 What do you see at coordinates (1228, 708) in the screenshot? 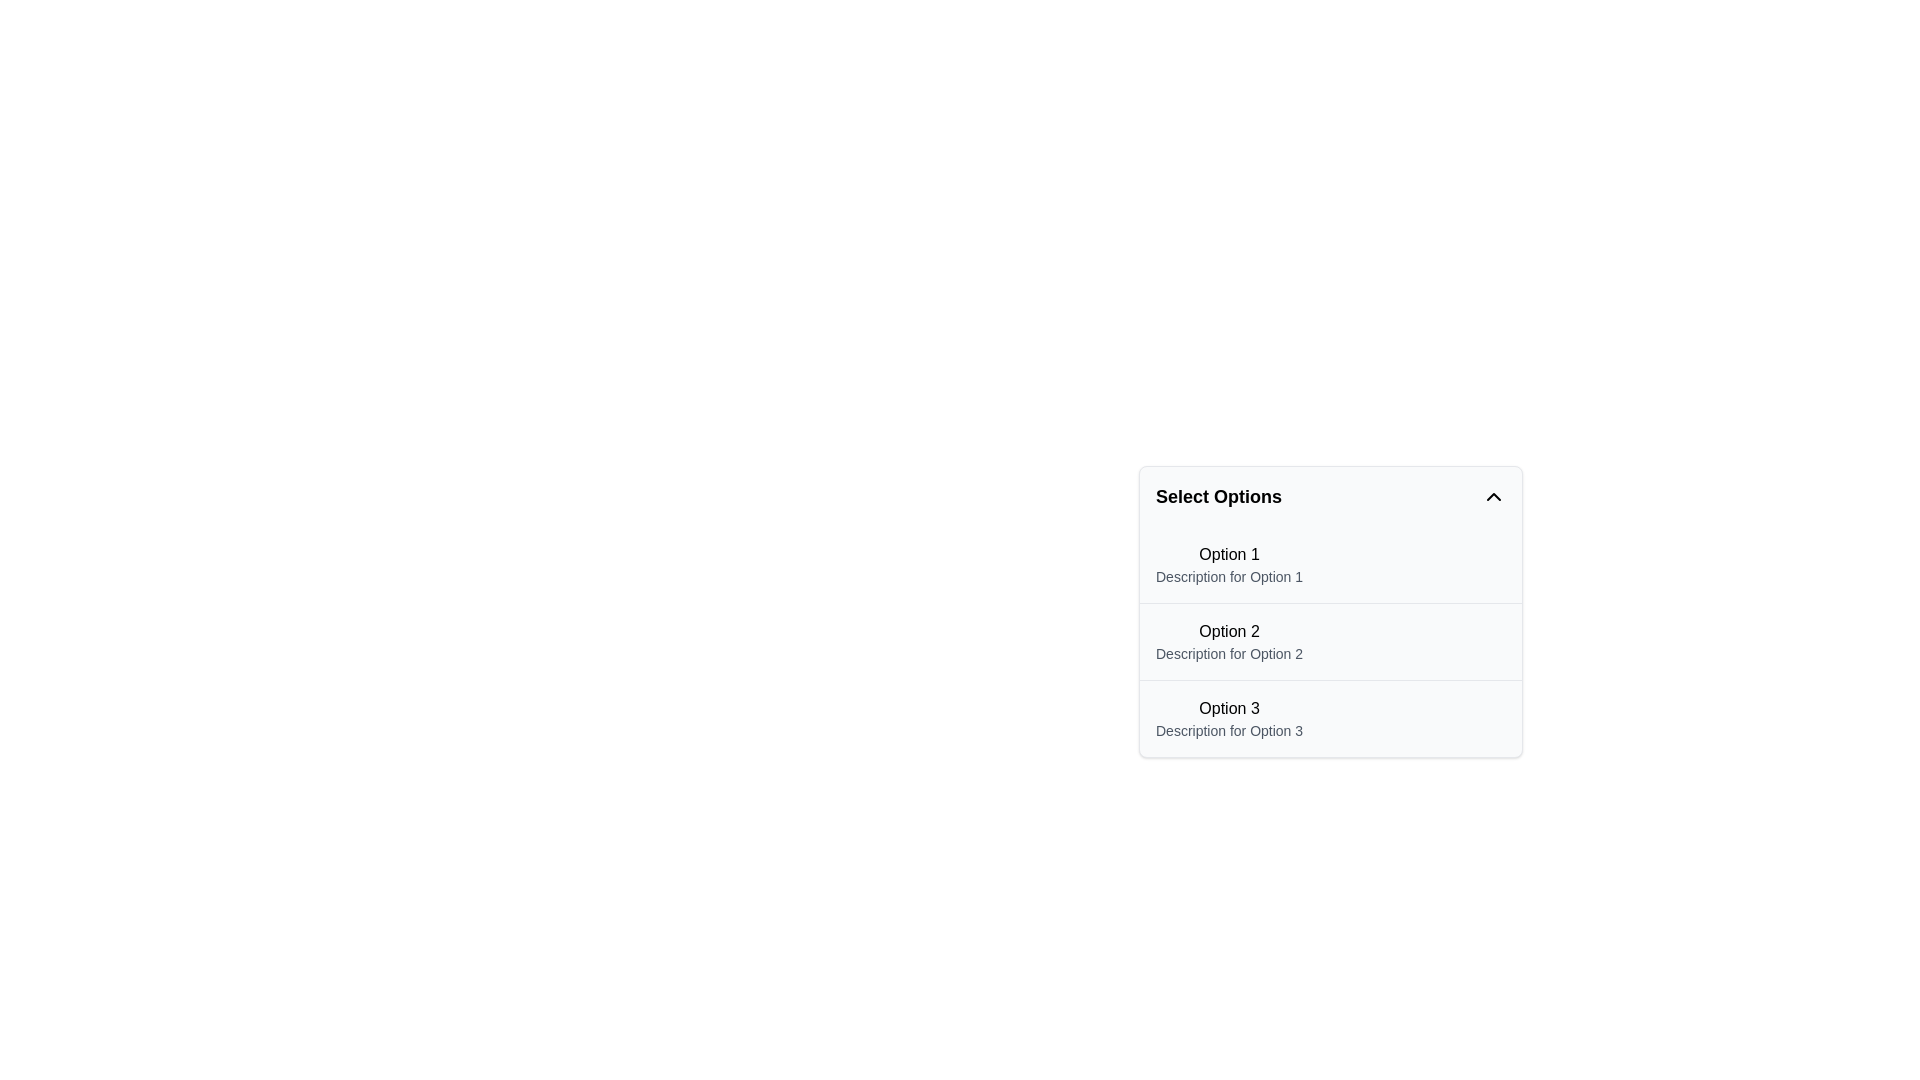
I see `the label displaying 'Option 3', which is located under the heading 'Select Options' and is the label for the third option in a vertically stacked list` at bounding box center [1228, 708].